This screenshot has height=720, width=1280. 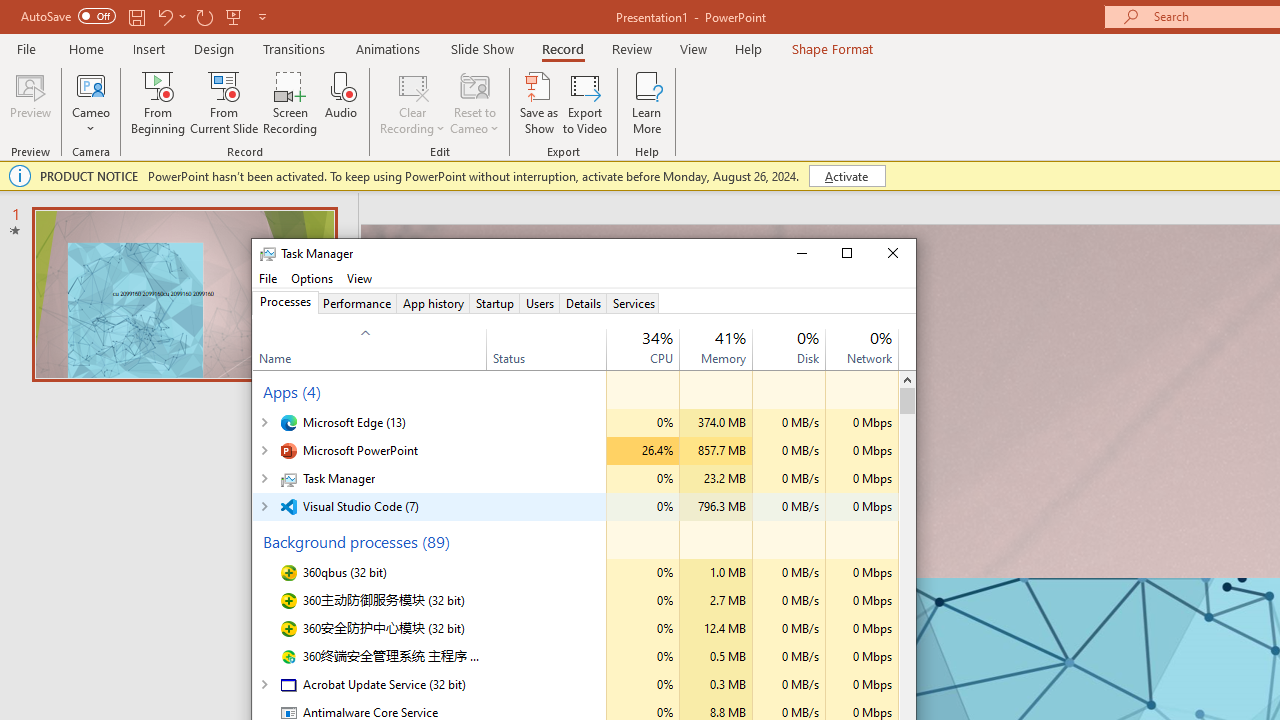 What do you see at coordinates (311, 278) in the screenshot?
I see `'Options'` at bounding box center [311, 278].